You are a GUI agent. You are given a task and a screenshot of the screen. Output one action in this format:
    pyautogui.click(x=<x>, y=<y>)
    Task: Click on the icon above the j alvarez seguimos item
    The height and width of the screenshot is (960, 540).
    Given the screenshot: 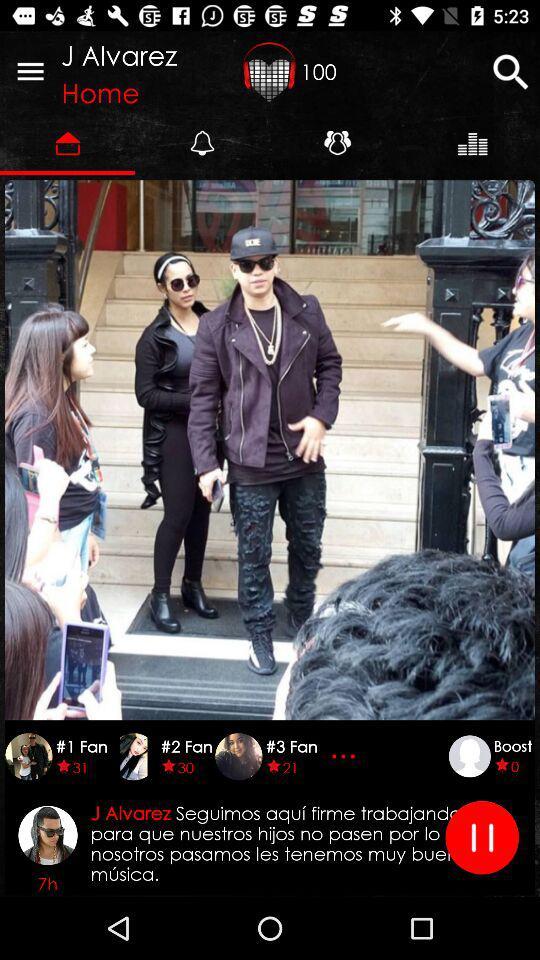 What is the action you would take?
    pyautogui.click(x=345, y=755)
    